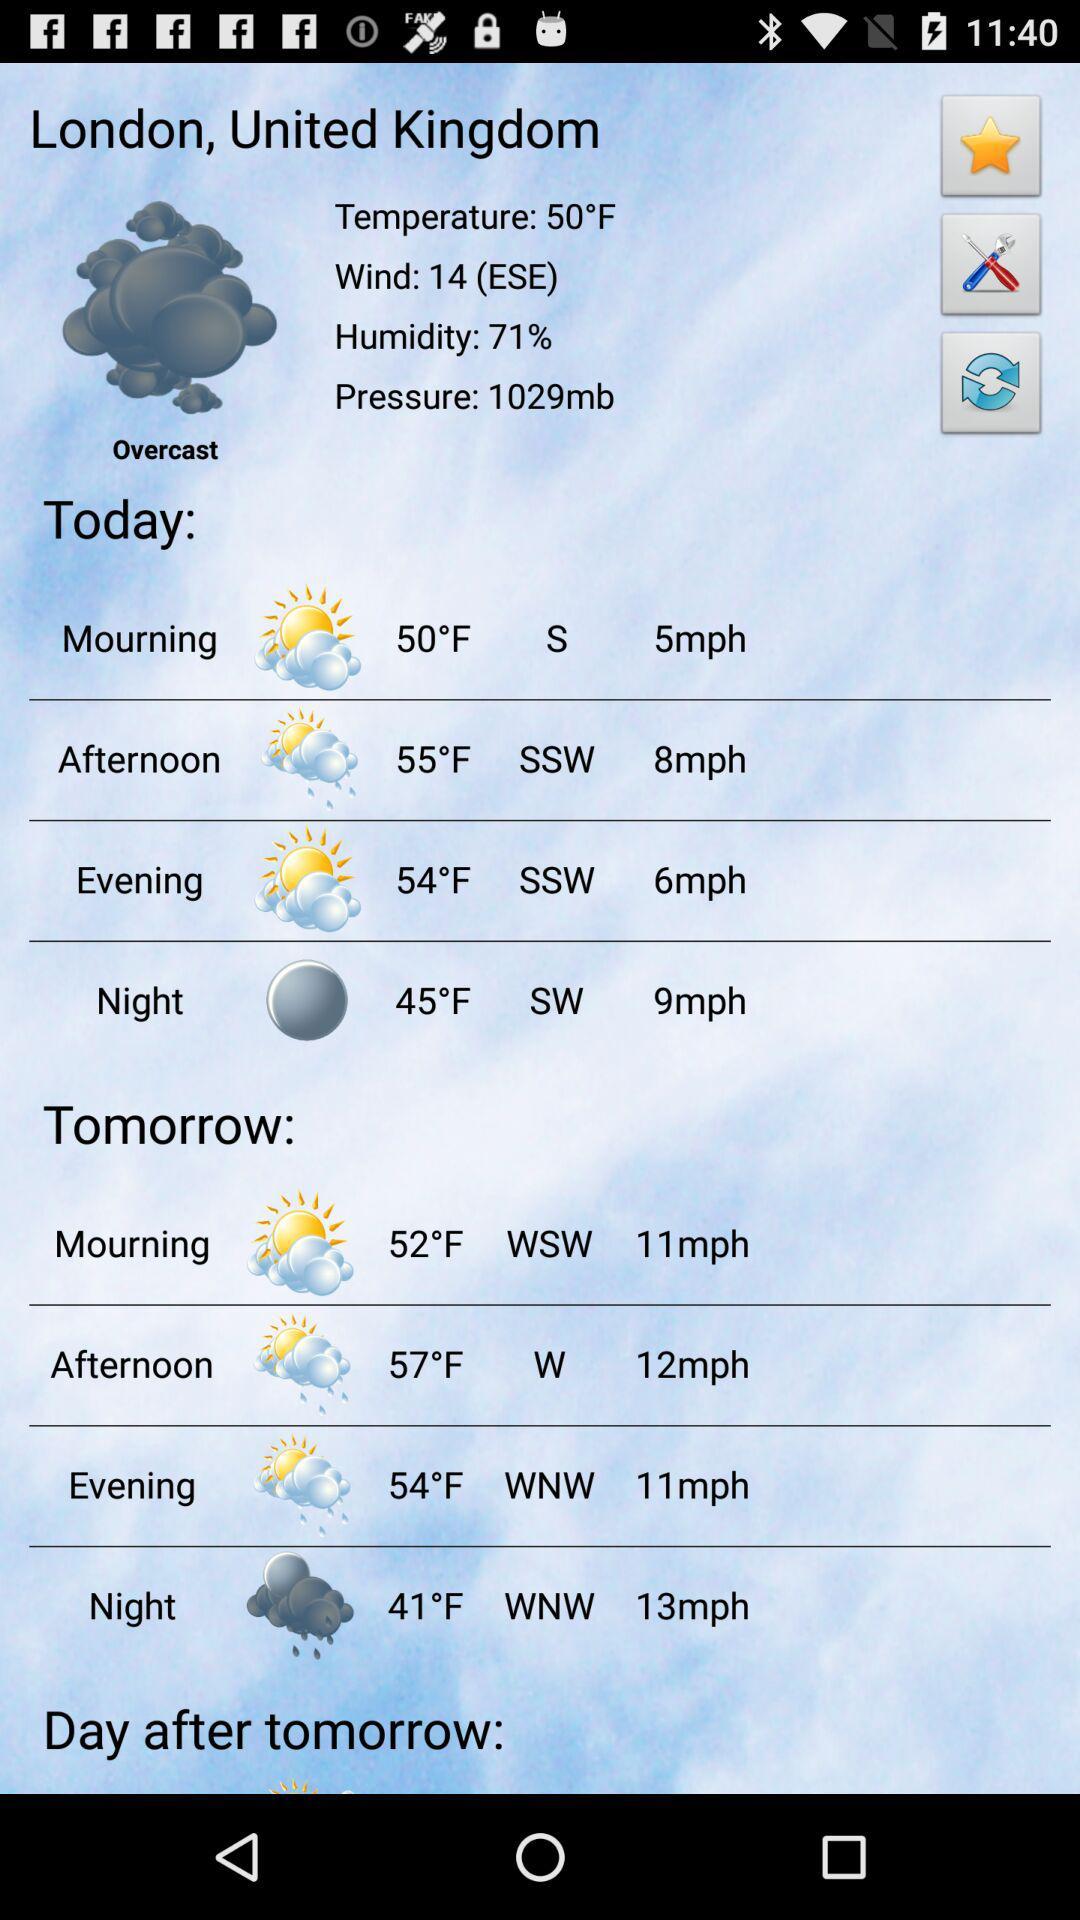 Image resolution: width=1080 pixels, height=1920 pixels. I want to click on w, so click(548, 1362).